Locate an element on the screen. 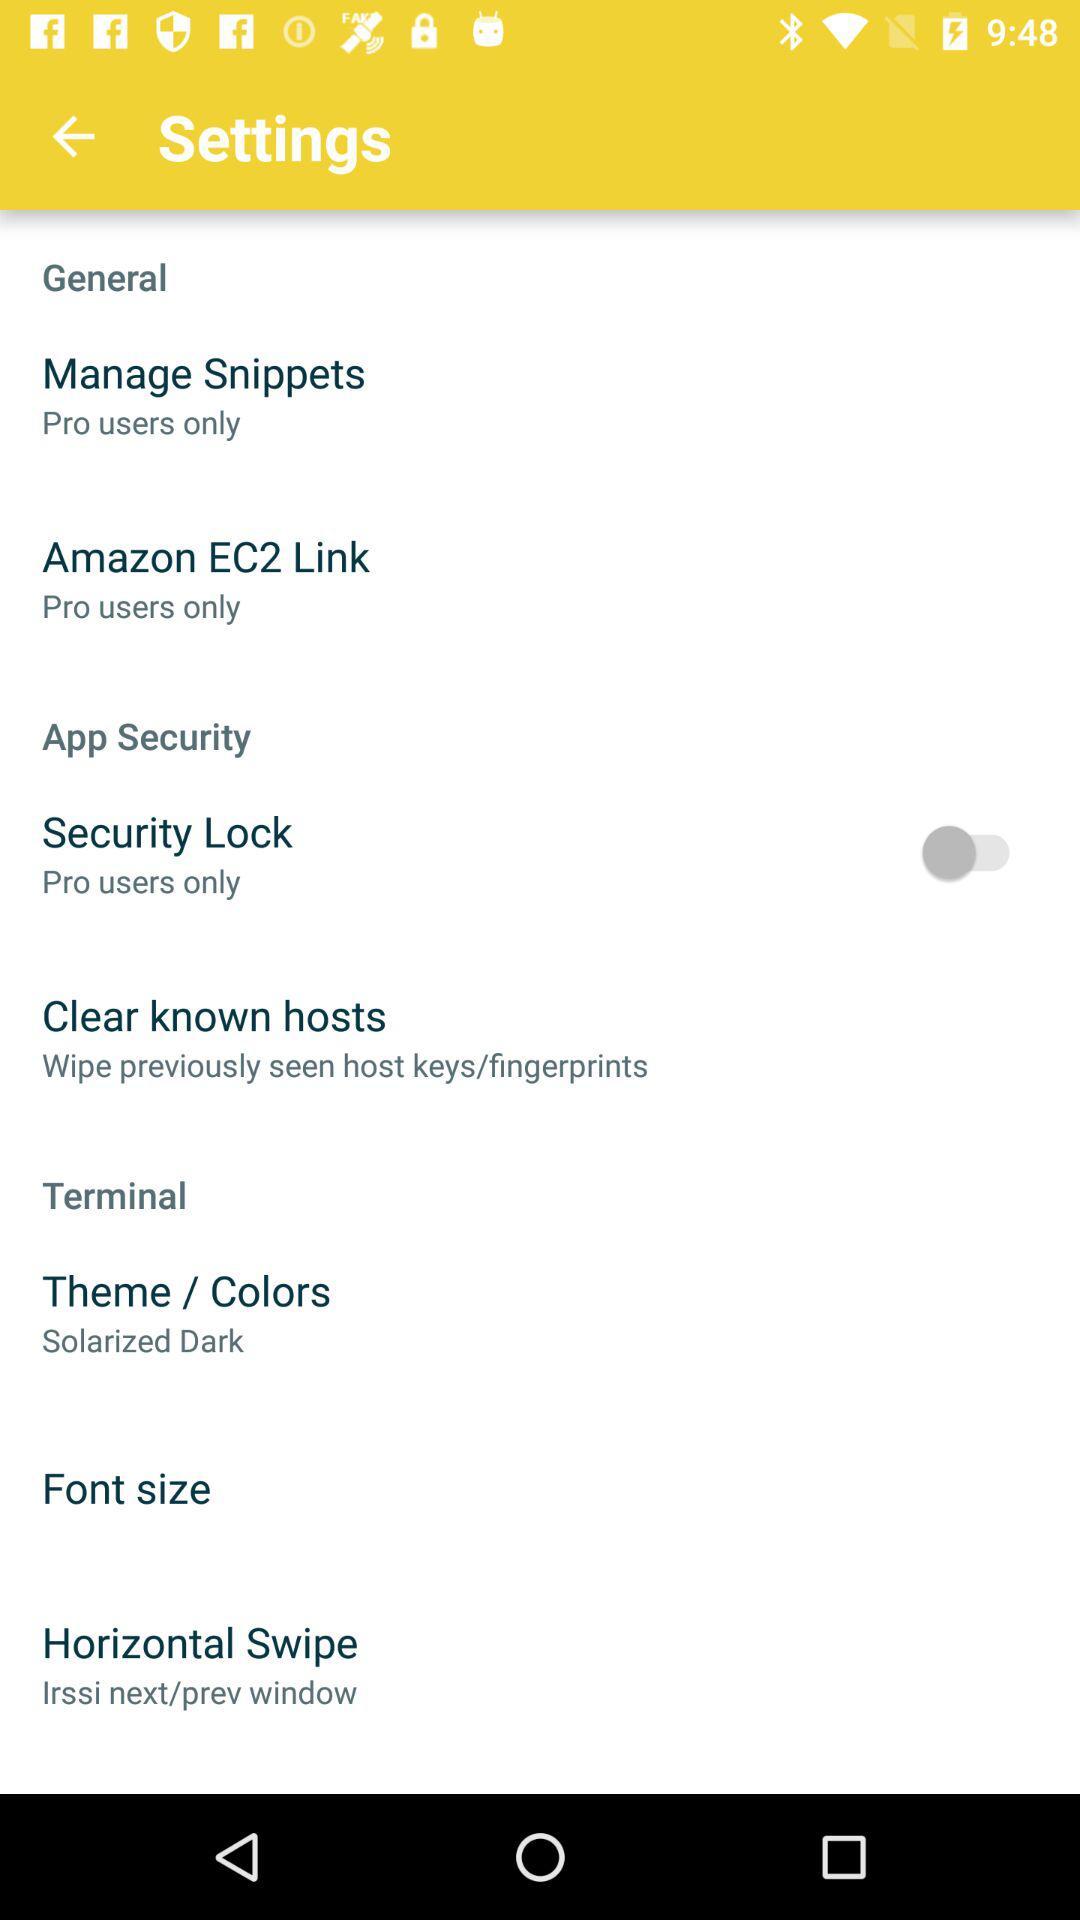 This screenshot has width=1080, height=1920. icon next to settings is located at coordinates (72, 135).